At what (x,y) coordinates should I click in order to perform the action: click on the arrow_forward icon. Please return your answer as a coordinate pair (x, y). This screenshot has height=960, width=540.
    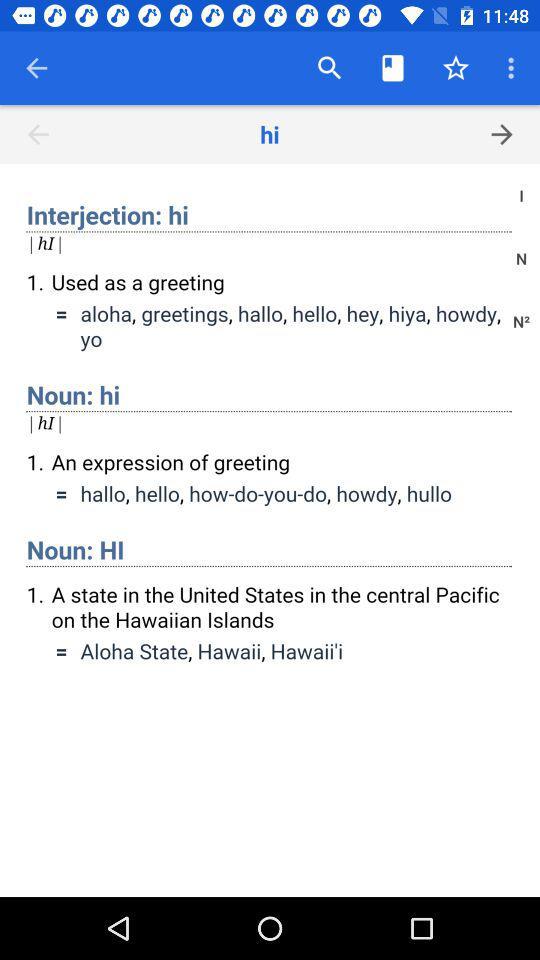
    Looking at the image, I should click on (500, 133).